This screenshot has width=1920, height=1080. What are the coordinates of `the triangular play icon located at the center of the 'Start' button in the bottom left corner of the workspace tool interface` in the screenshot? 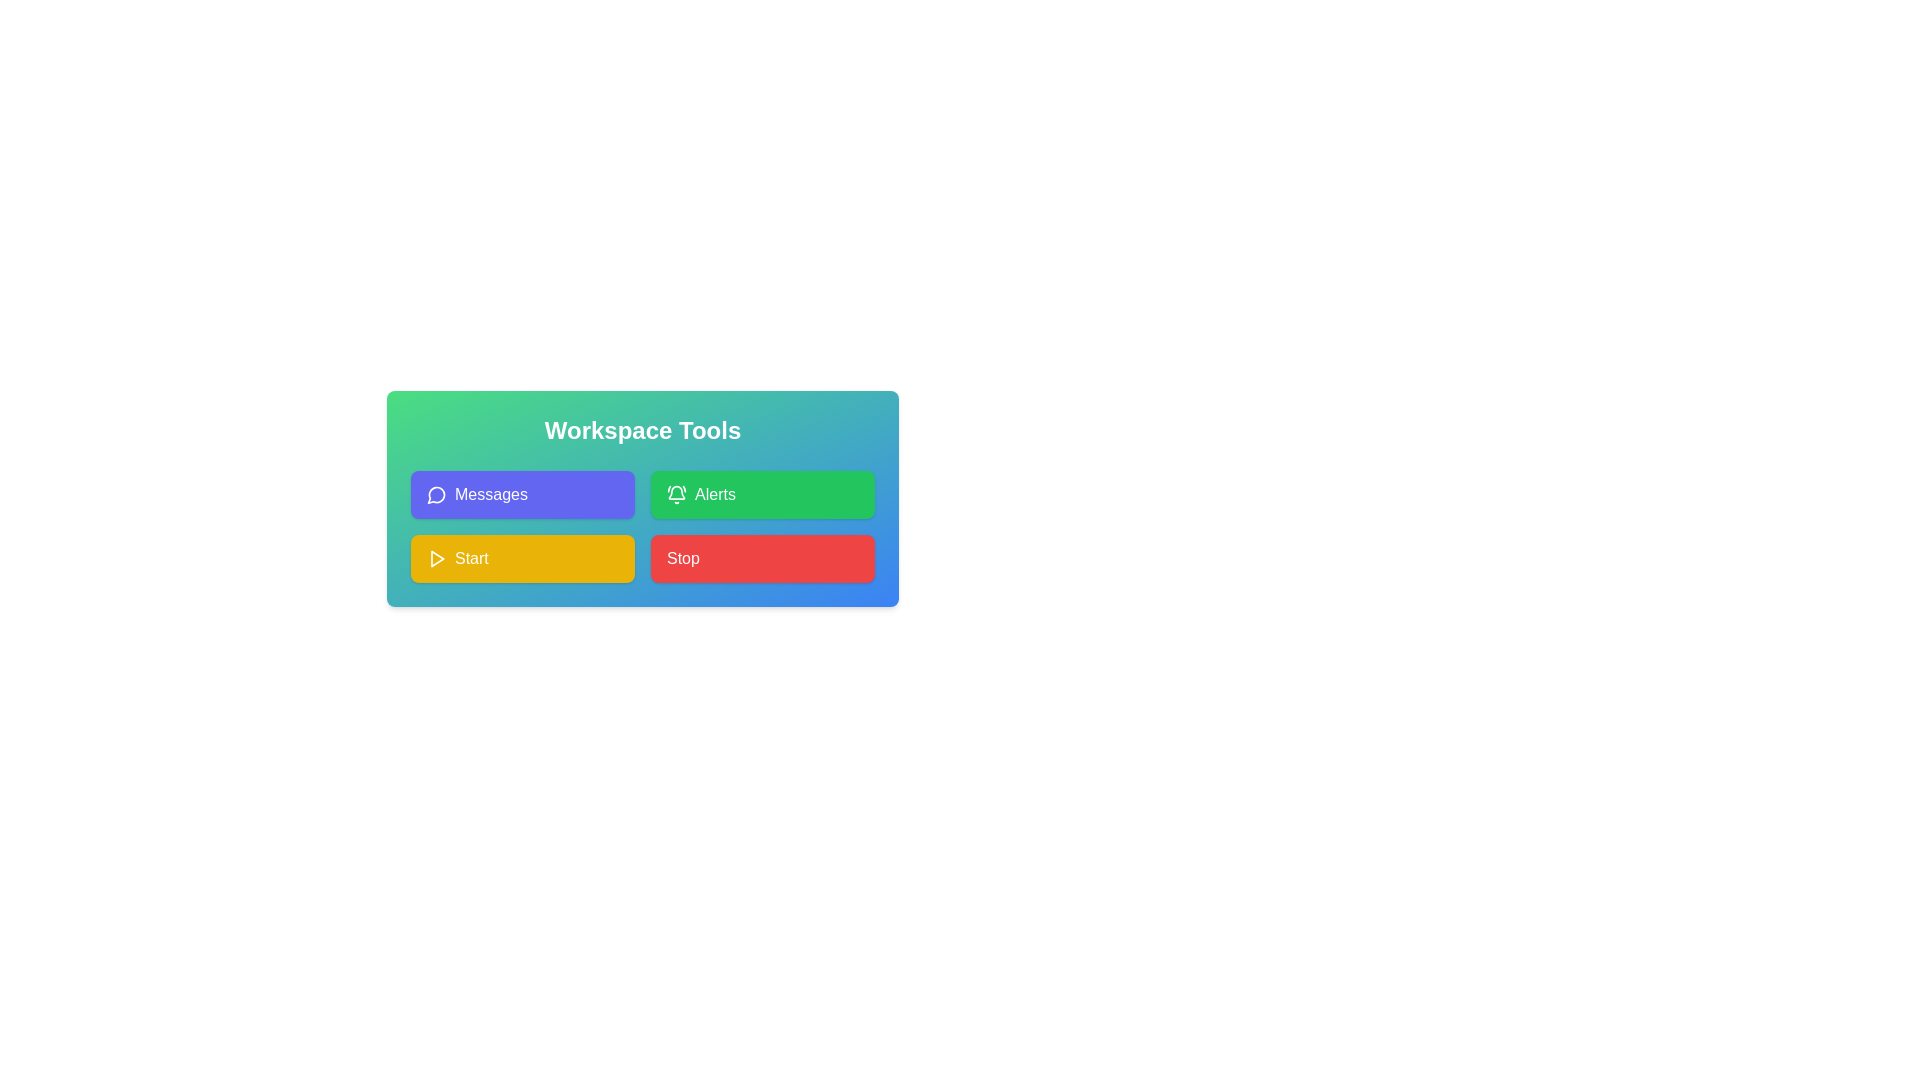 It's located at (436, 559).